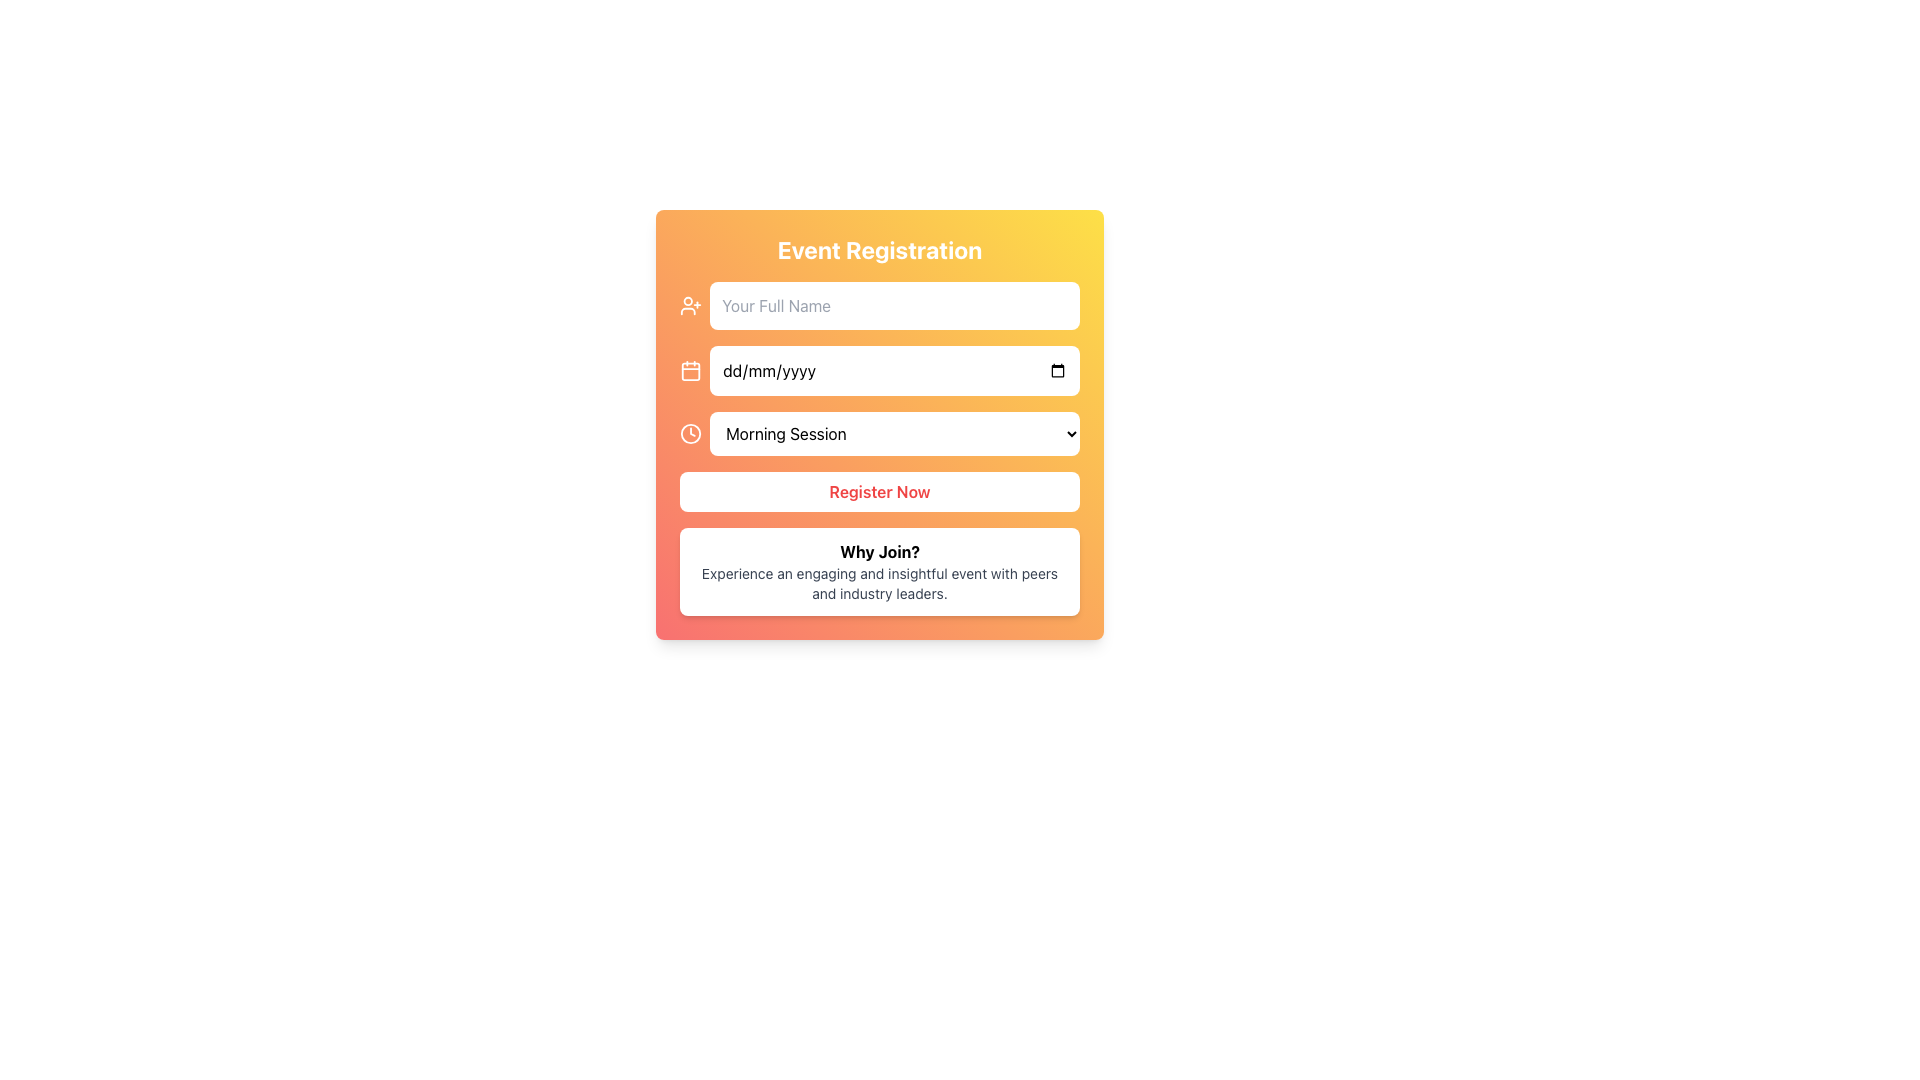 The image size is (1920, 1080). Describe the element at coordinates (691, 433) in the screenshot. I see `the decorative circle representing the circular boundary within the clock icon, which is located to the left of the 'Morning Session' dropdown` at that location.